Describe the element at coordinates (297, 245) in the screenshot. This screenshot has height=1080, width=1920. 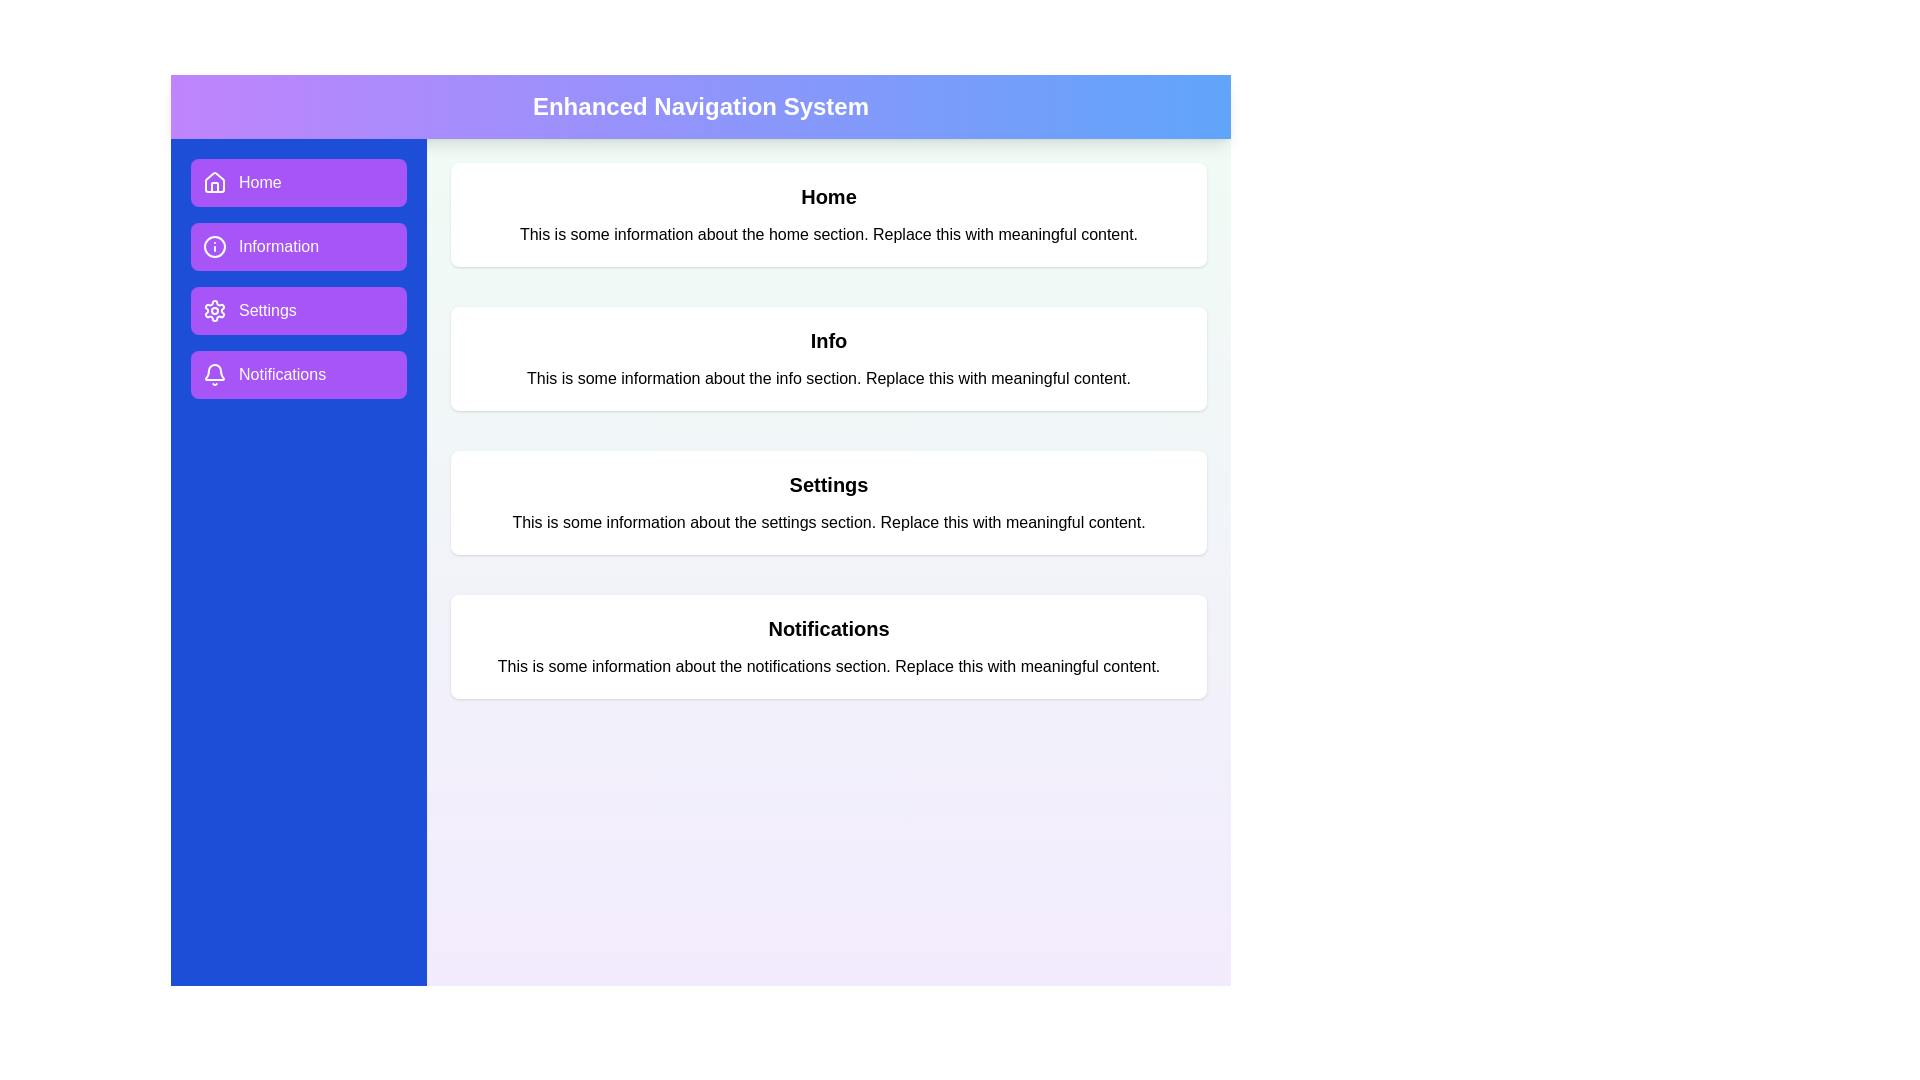
I see `the second navigation button located between the 'Home' button and 'Settings' button` at that location.